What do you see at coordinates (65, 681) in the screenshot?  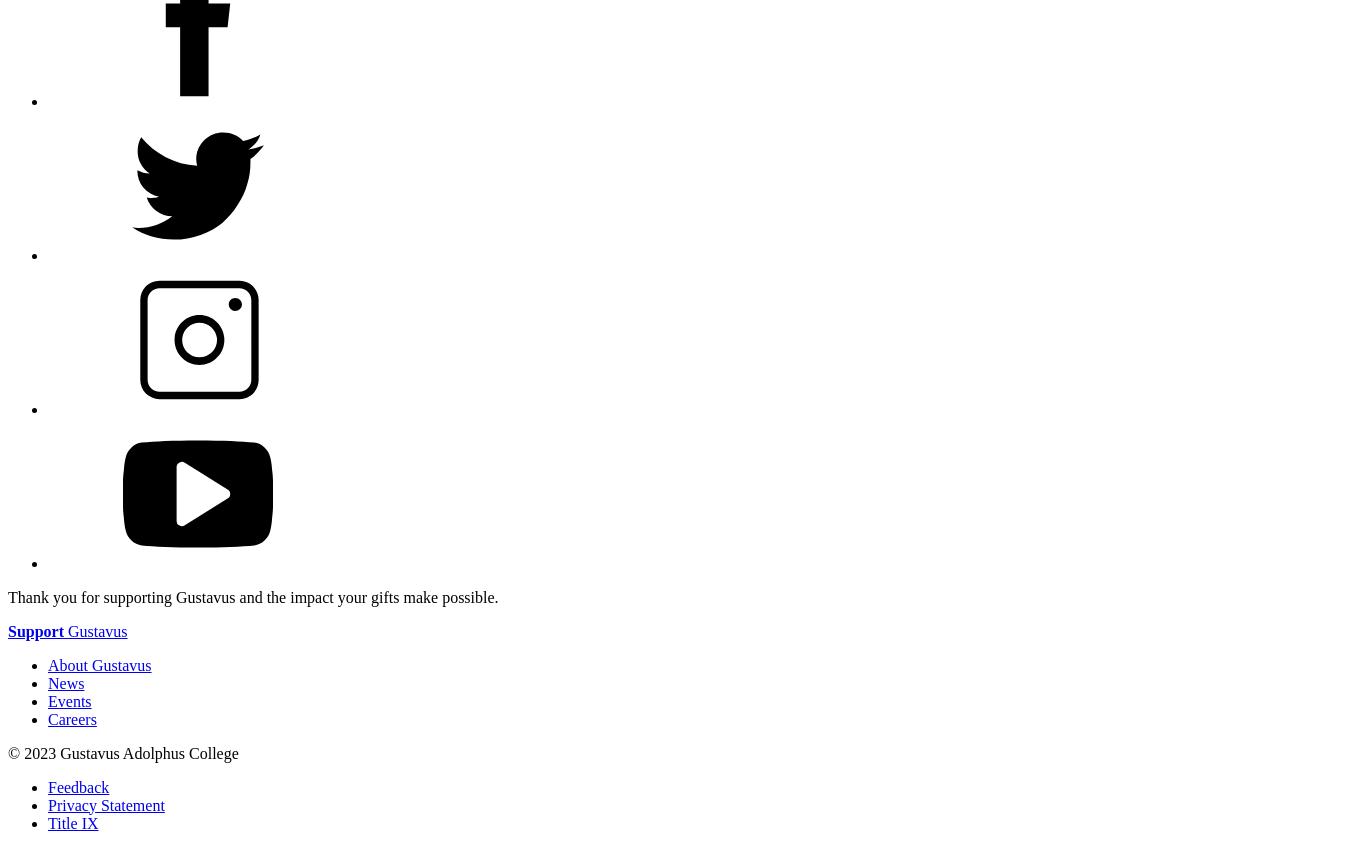 I see `'News'` at bounding box center [65, 681].